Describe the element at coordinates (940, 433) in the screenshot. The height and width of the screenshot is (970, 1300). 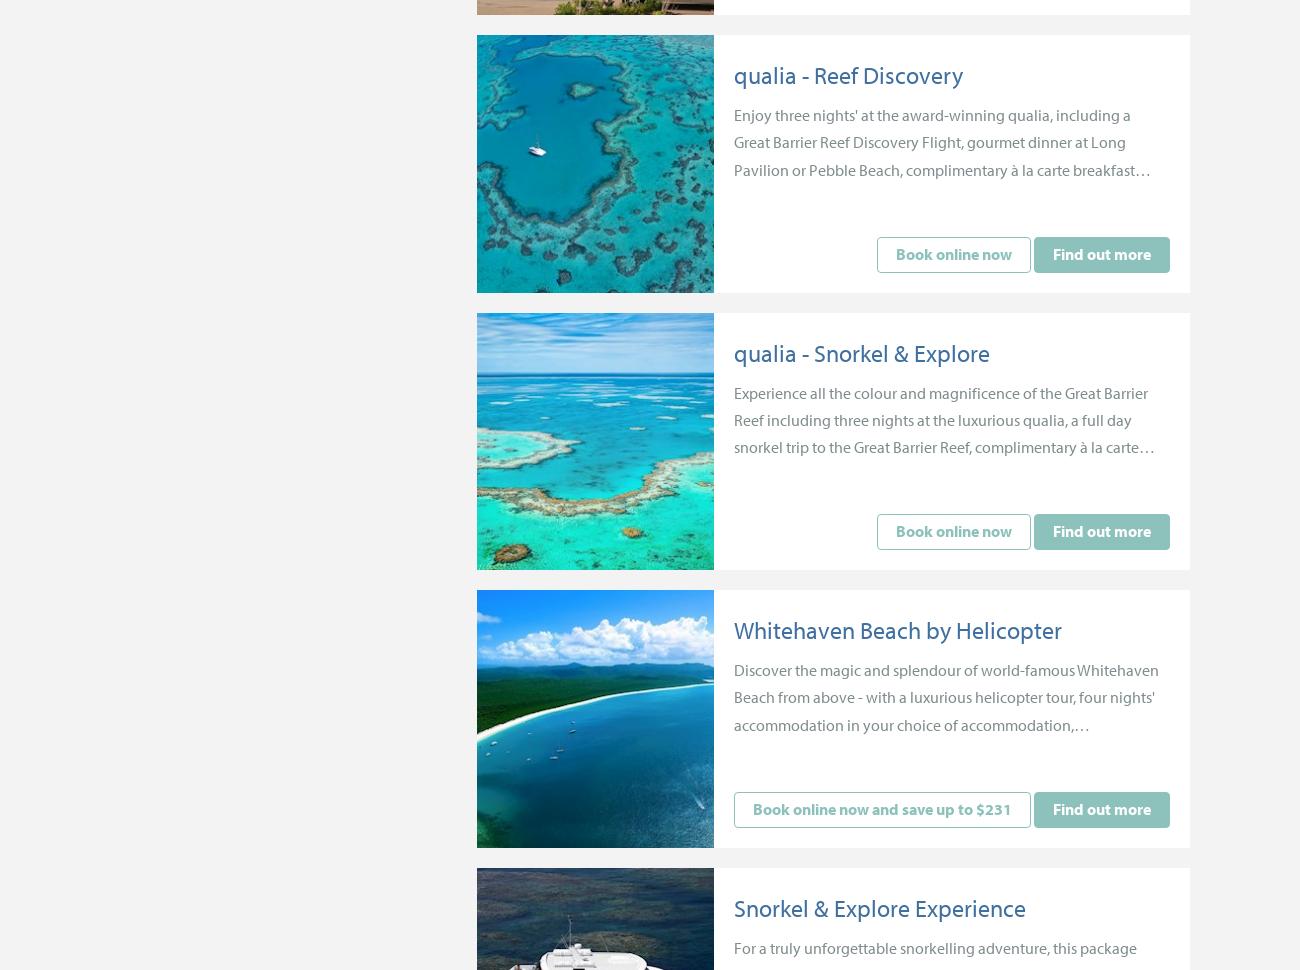
I see `'Experience all the colour and magnificence of the Great Barrier Reef including three nights at the luxurious qualia, a full day snorkel trip to the Great Barrier Reef, complimentary à la carte breakfast daily and more.'` at that location.